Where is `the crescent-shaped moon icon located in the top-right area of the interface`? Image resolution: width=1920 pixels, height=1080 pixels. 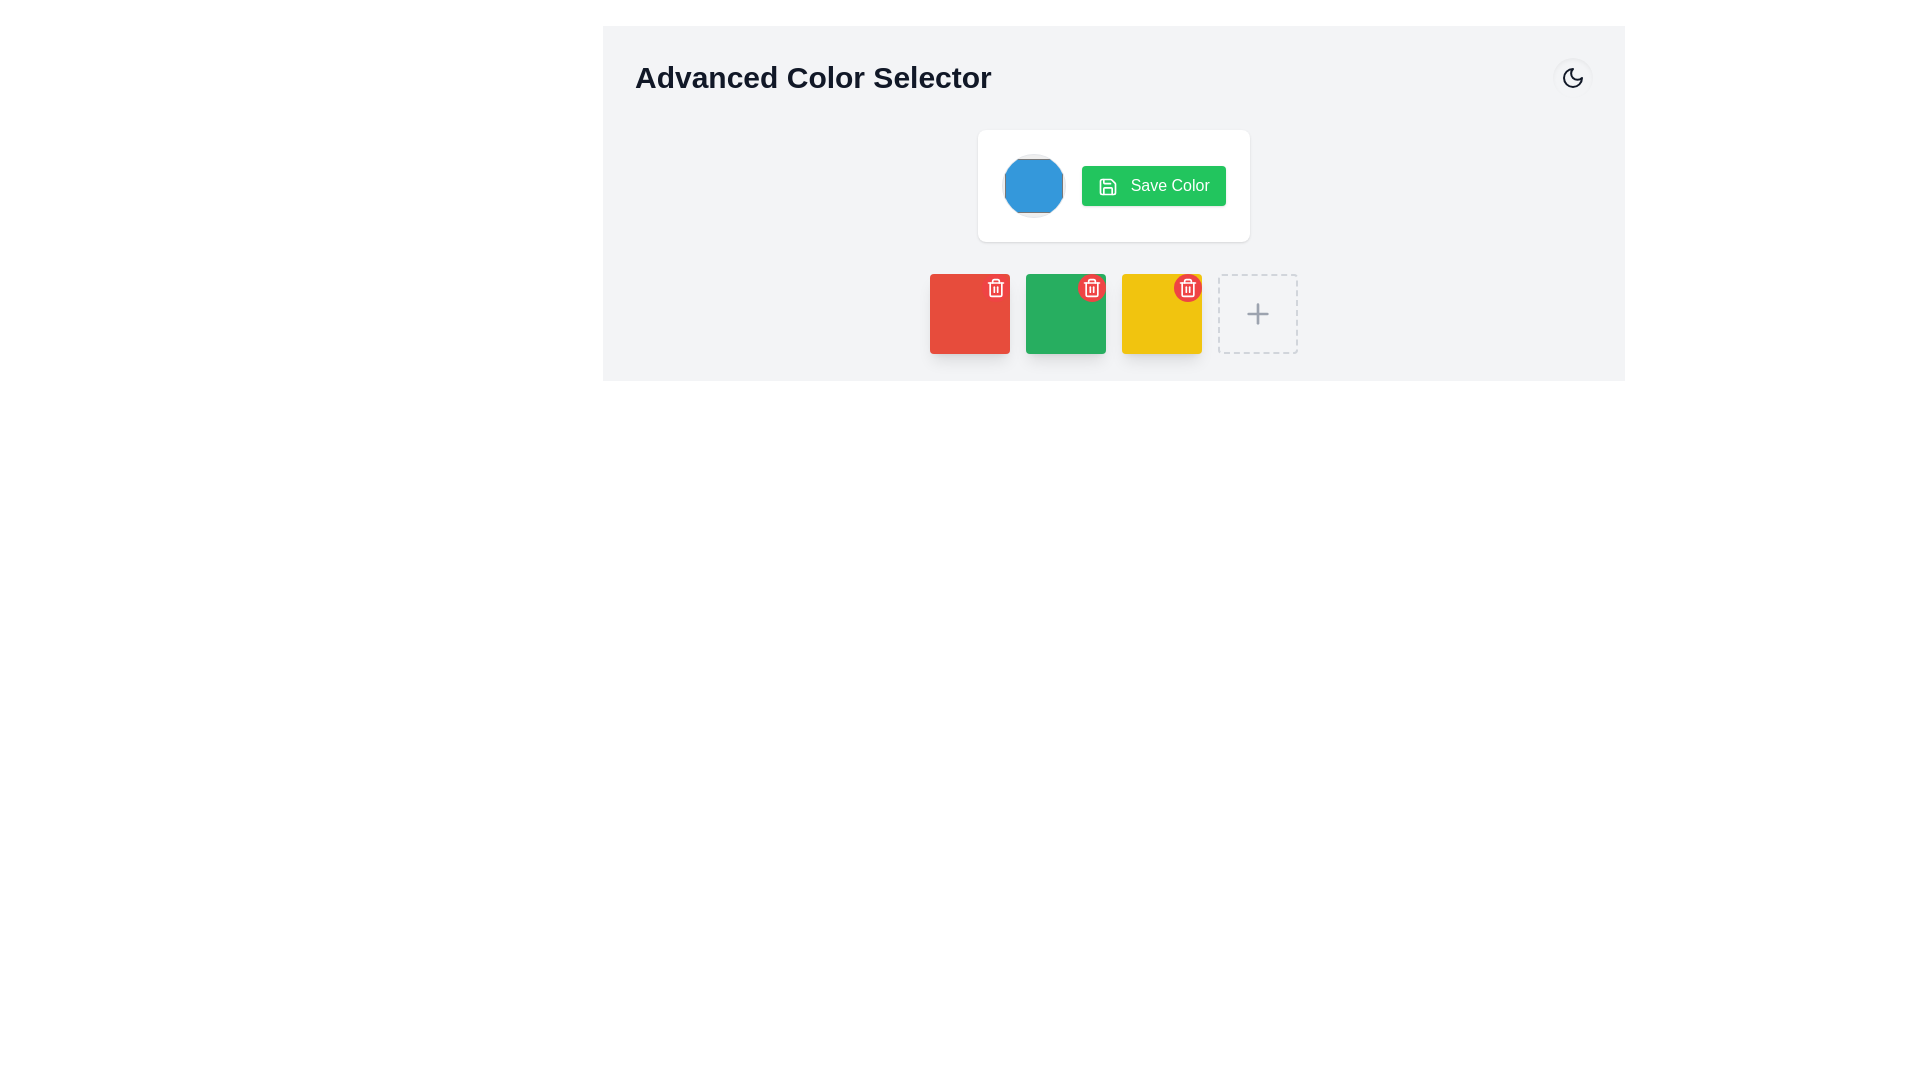 the crescent-shaped moon icon located in the top-right area of the interface is located at coordinates (1572, 76).